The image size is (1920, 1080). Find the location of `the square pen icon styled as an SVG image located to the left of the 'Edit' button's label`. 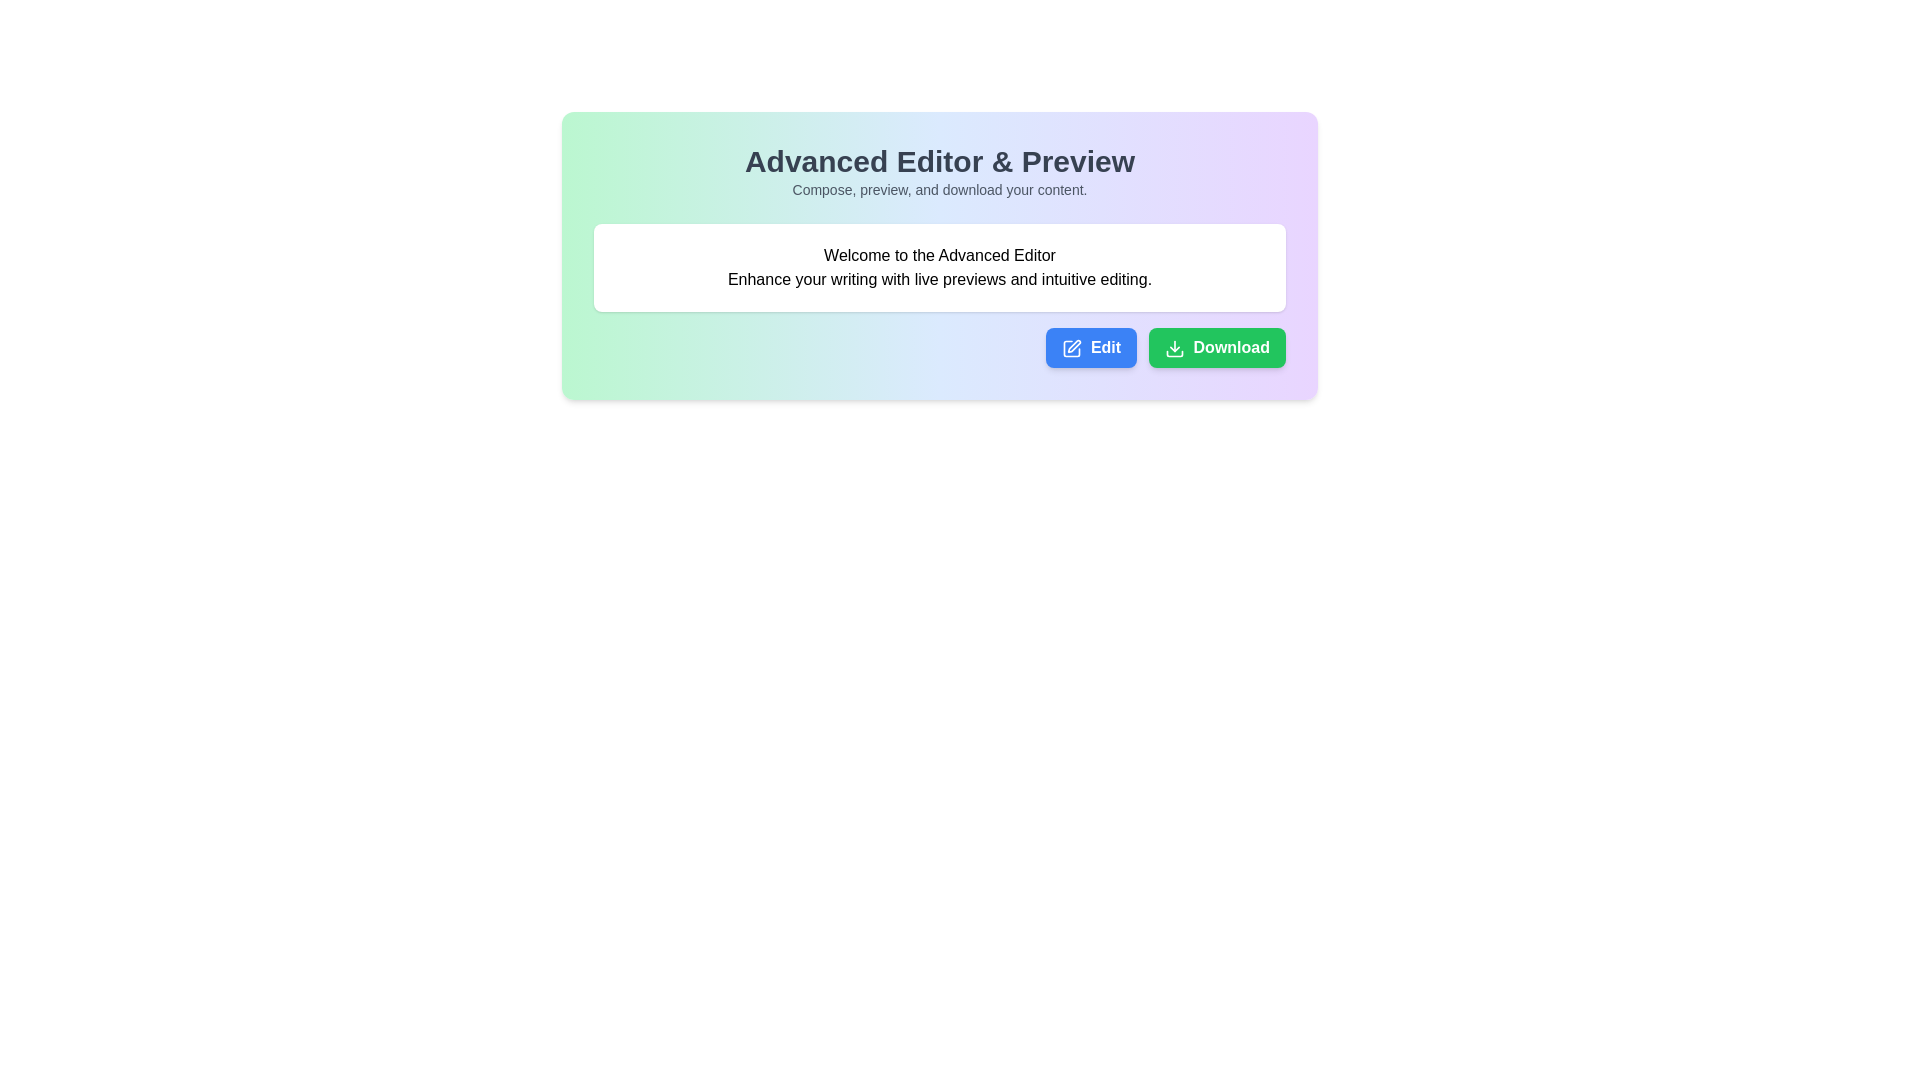

the square pen icon styled as an SVG image located to the left of the 'Edit' button's label is located at coordinates (1071, 347).